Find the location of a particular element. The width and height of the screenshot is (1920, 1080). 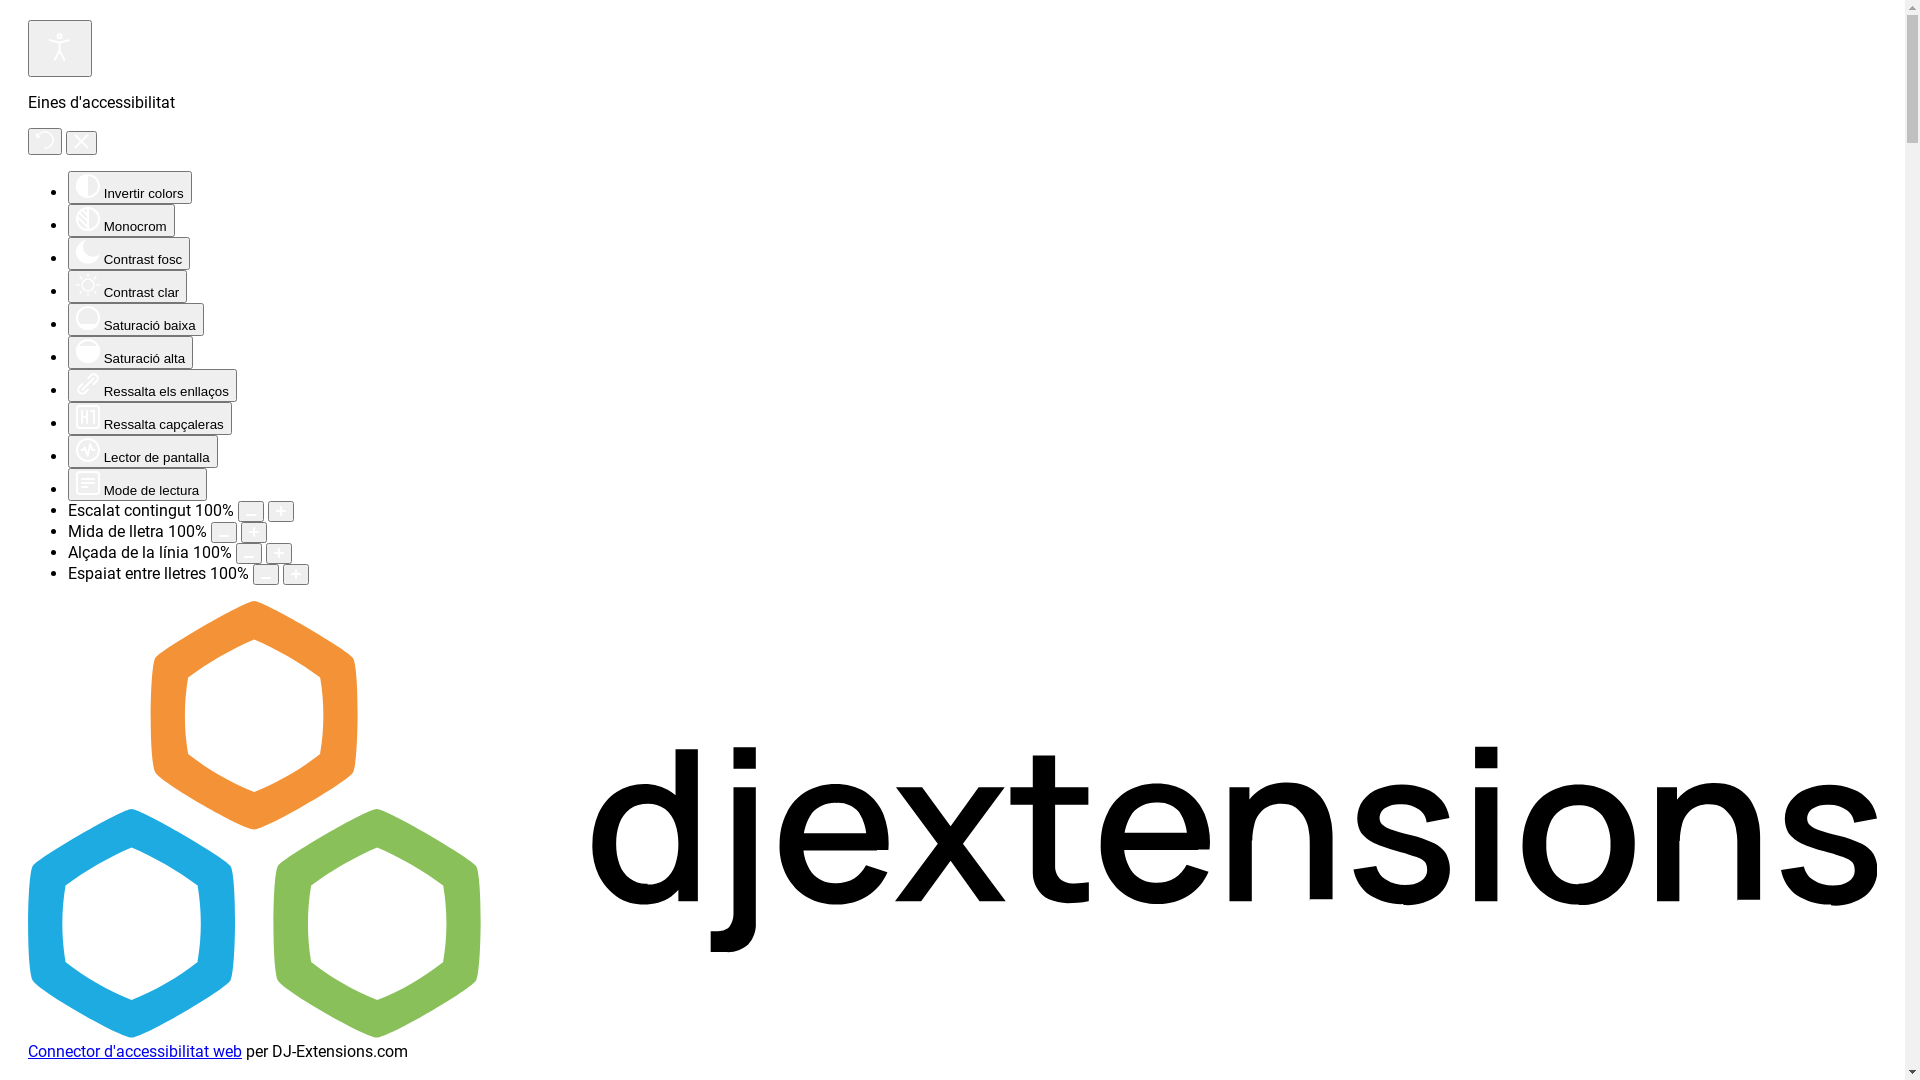

'Reset' is located at coordinates (44, 140).